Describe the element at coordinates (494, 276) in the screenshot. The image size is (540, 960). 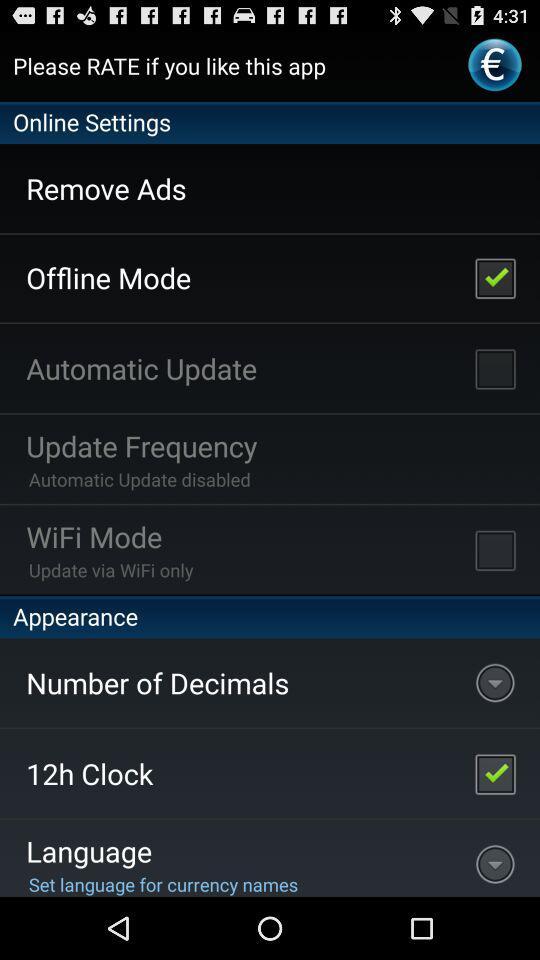
I see `disable offline mode` at that location.